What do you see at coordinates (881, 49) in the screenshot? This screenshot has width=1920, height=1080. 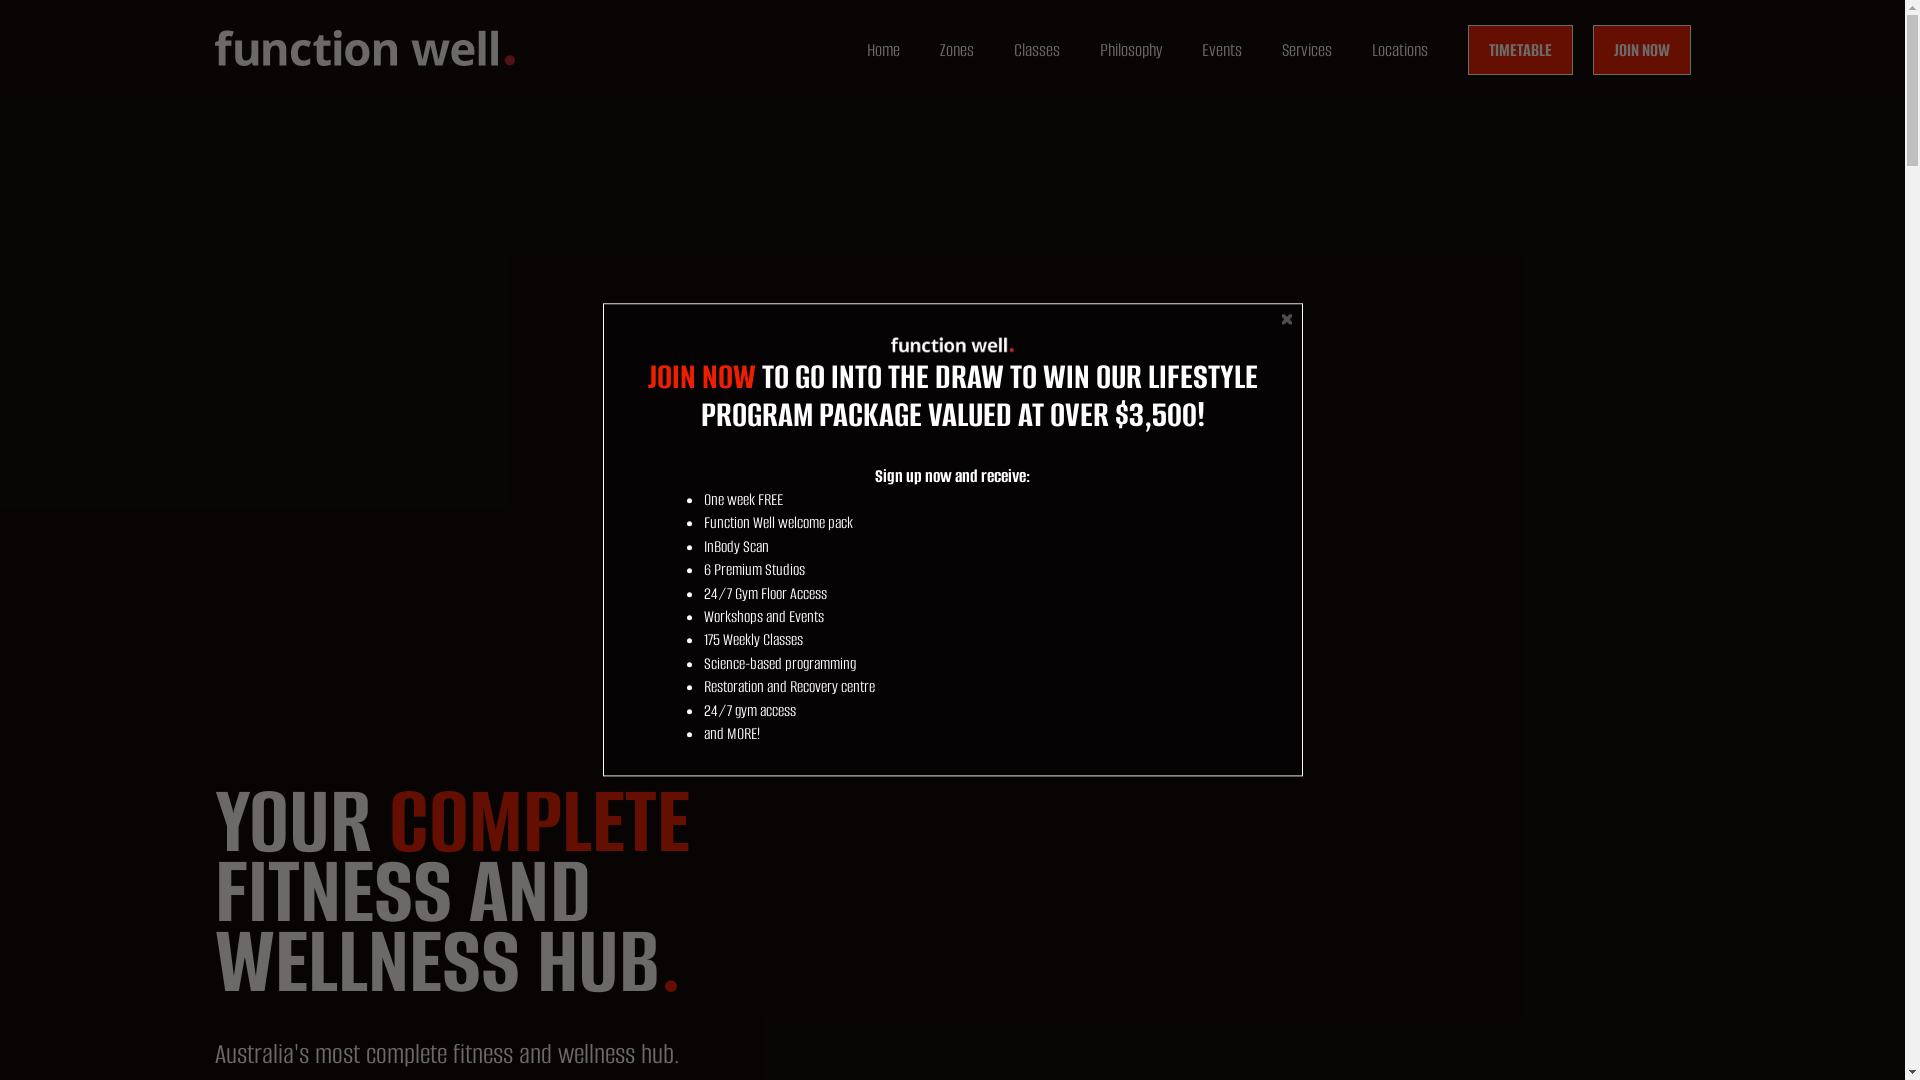 I see `'Home'` at bounding box center [881, 49].